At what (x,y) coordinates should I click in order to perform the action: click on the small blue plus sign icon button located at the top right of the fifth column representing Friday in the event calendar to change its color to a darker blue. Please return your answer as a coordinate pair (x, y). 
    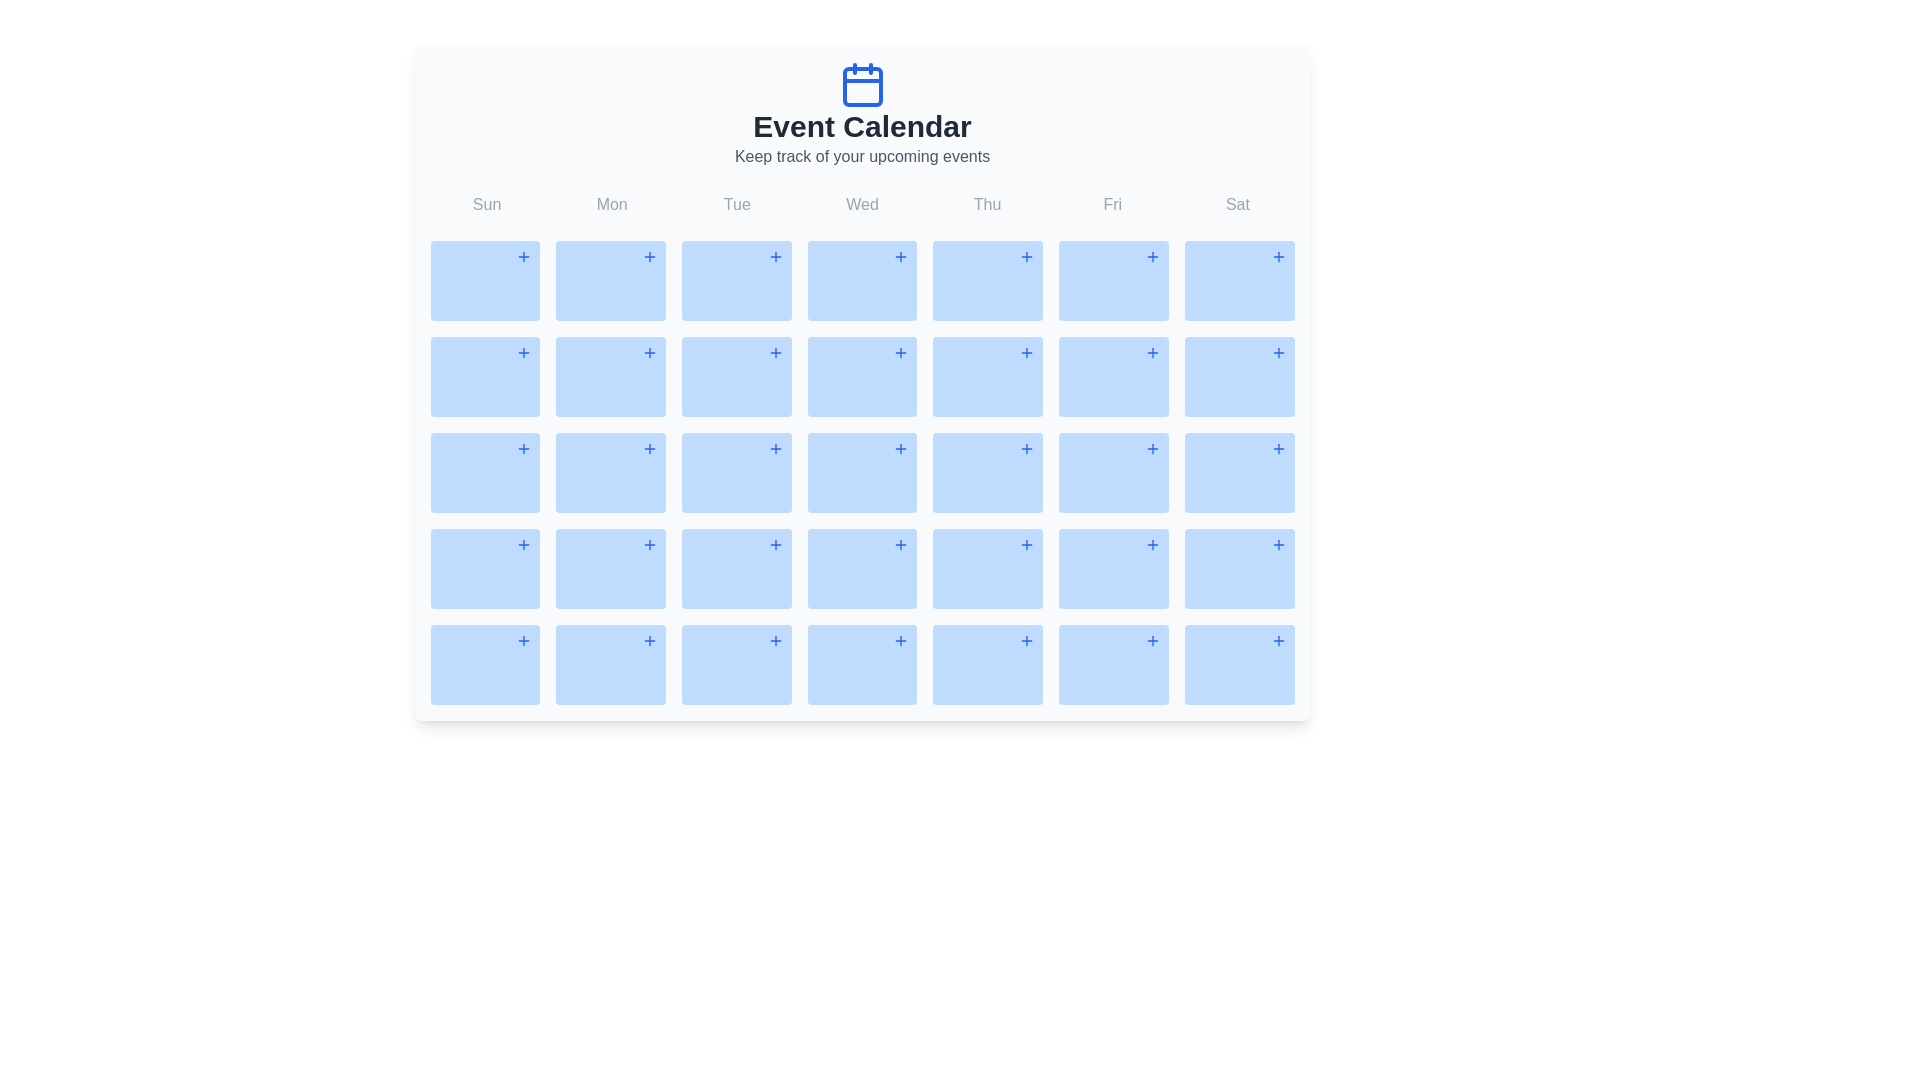
    Looking at the image, I should click on (1152, 256).